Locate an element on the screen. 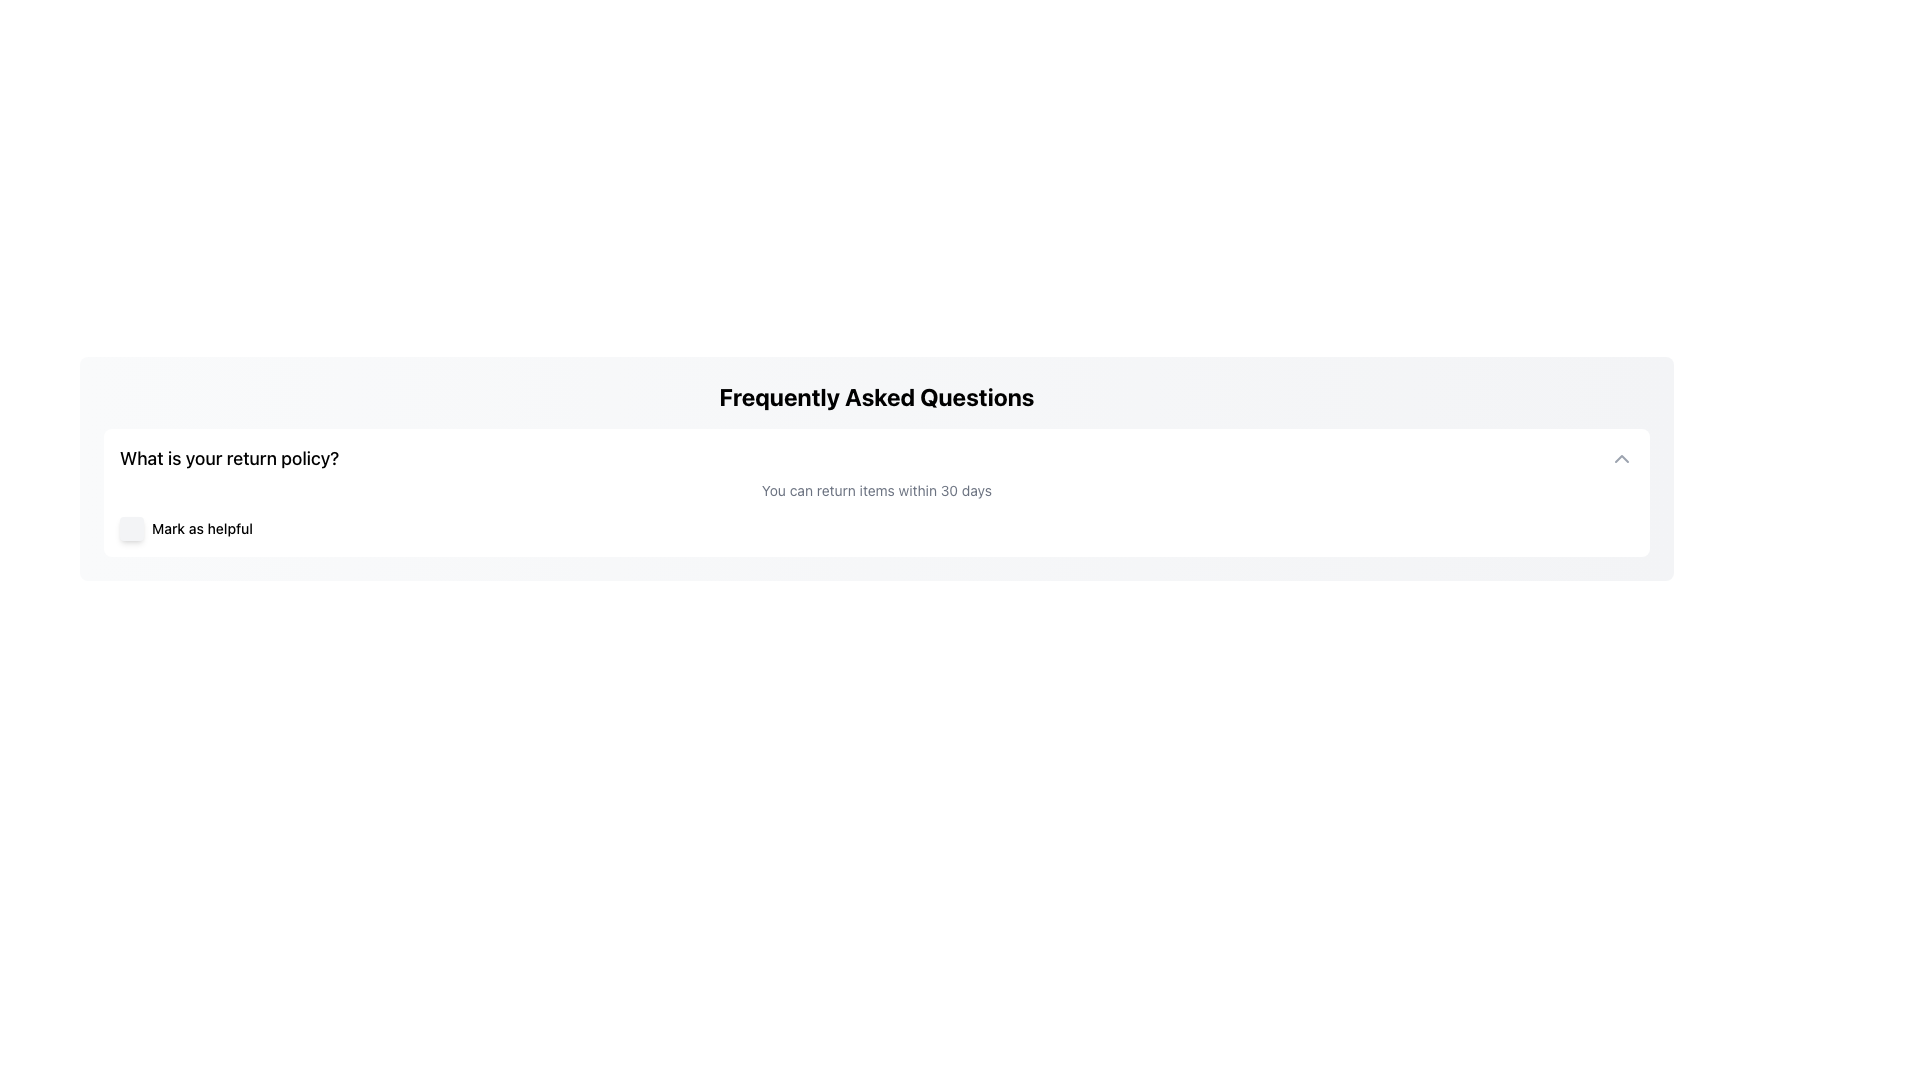 Image resolution: width=1920 pixels, height=1080 pixels. the static text label stating 'You can return items within 30 days.' which is located under the question 'What is your return policy?' is located at coordinates (877, 490).